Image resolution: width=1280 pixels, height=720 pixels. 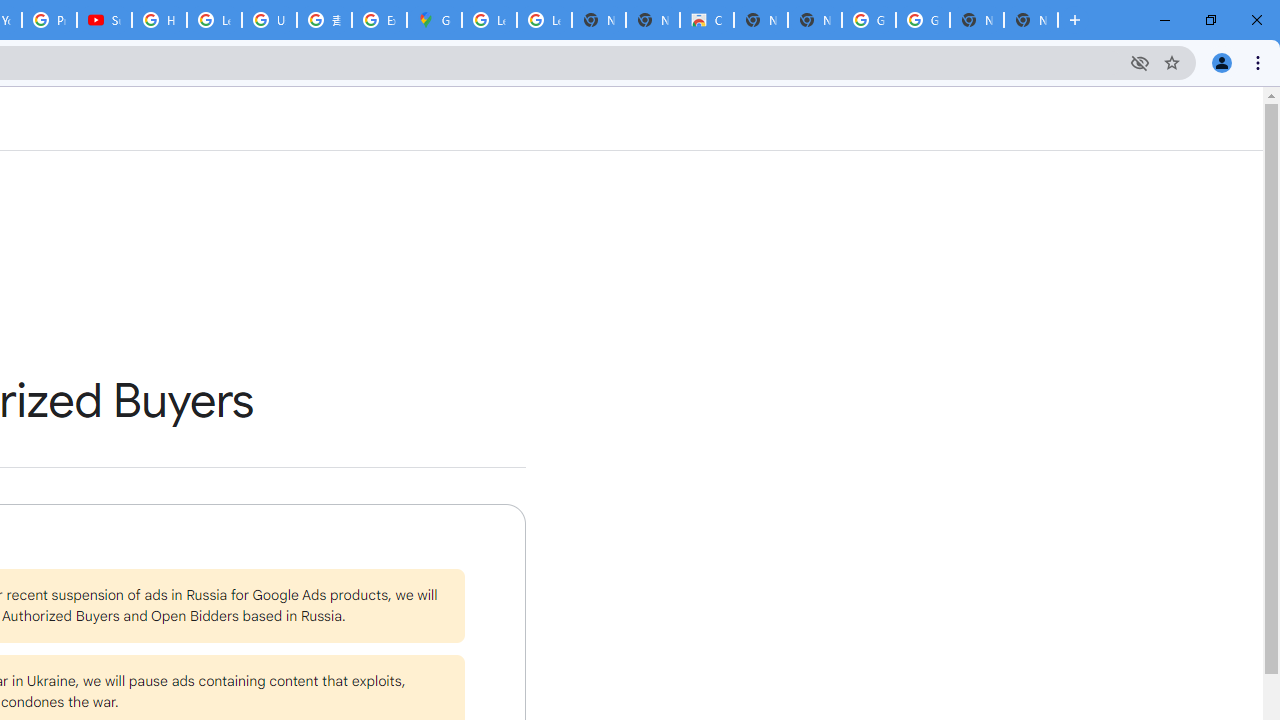 What do you see at coordinates (158, 20) in the screenshot?
I see `'How Chrome protects your passwords - Google Chrome Help'` at bounding box center [158, 20].